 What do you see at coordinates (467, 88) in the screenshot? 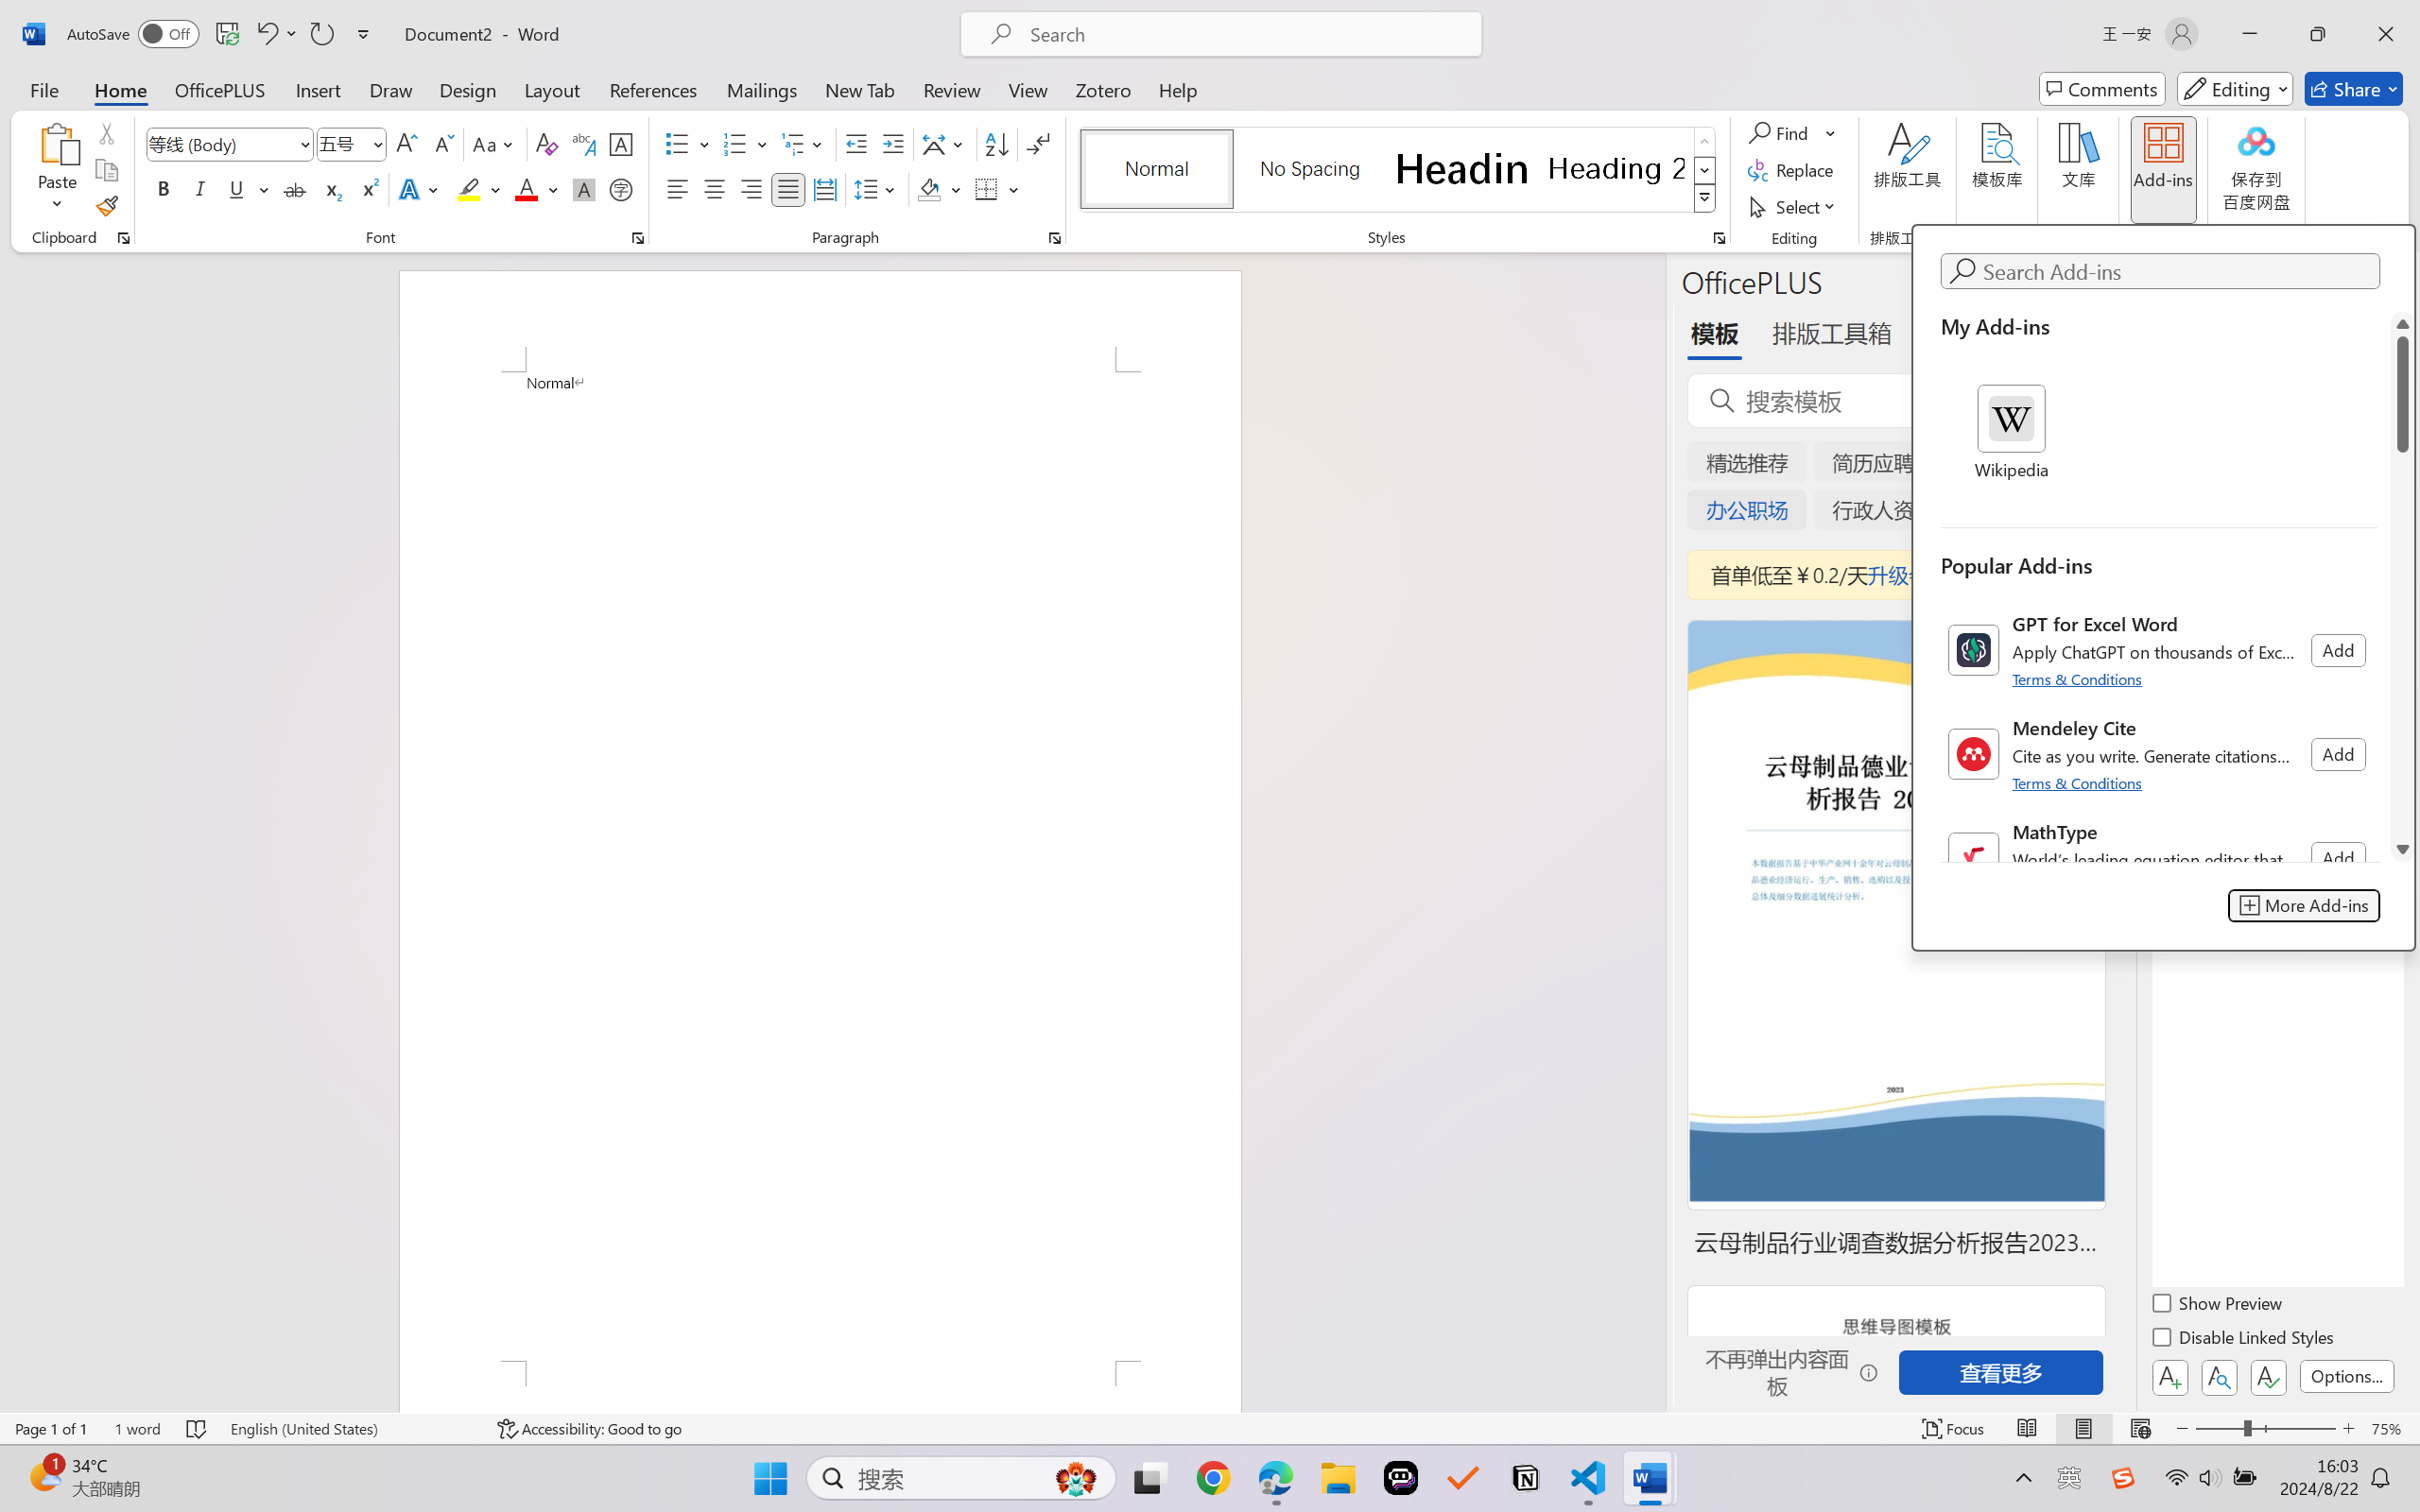
I see `'Design'` at bounding box center [467, 88].